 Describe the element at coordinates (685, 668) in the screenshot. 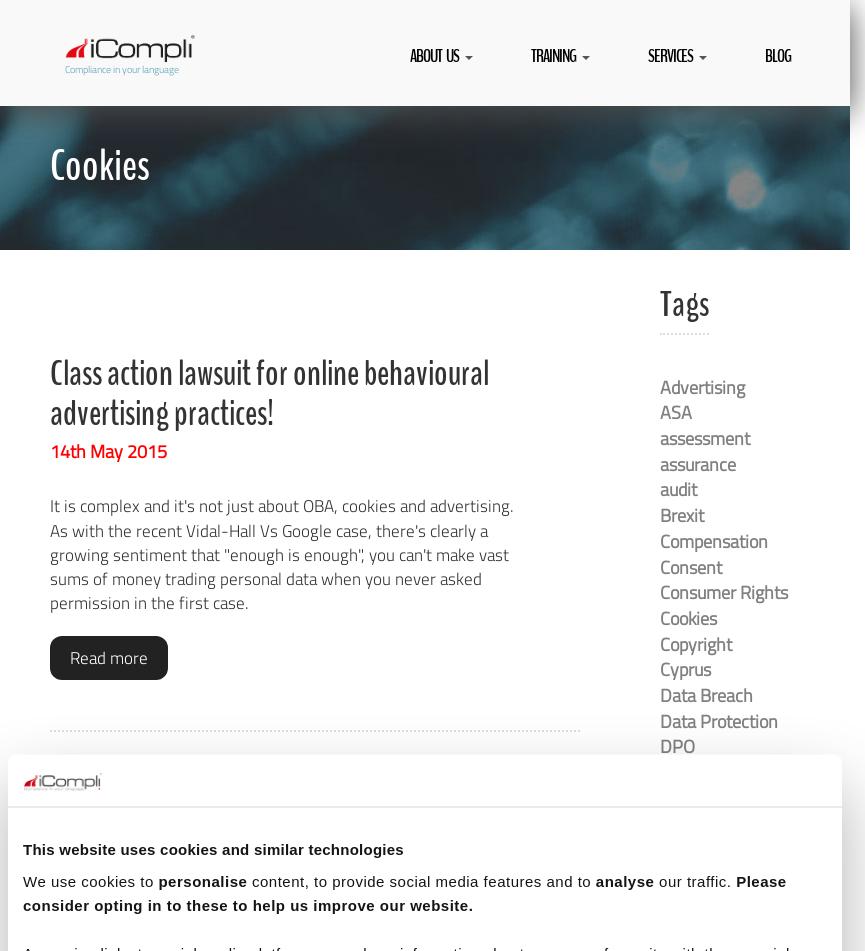

I see `'Cyprus'` at that location.